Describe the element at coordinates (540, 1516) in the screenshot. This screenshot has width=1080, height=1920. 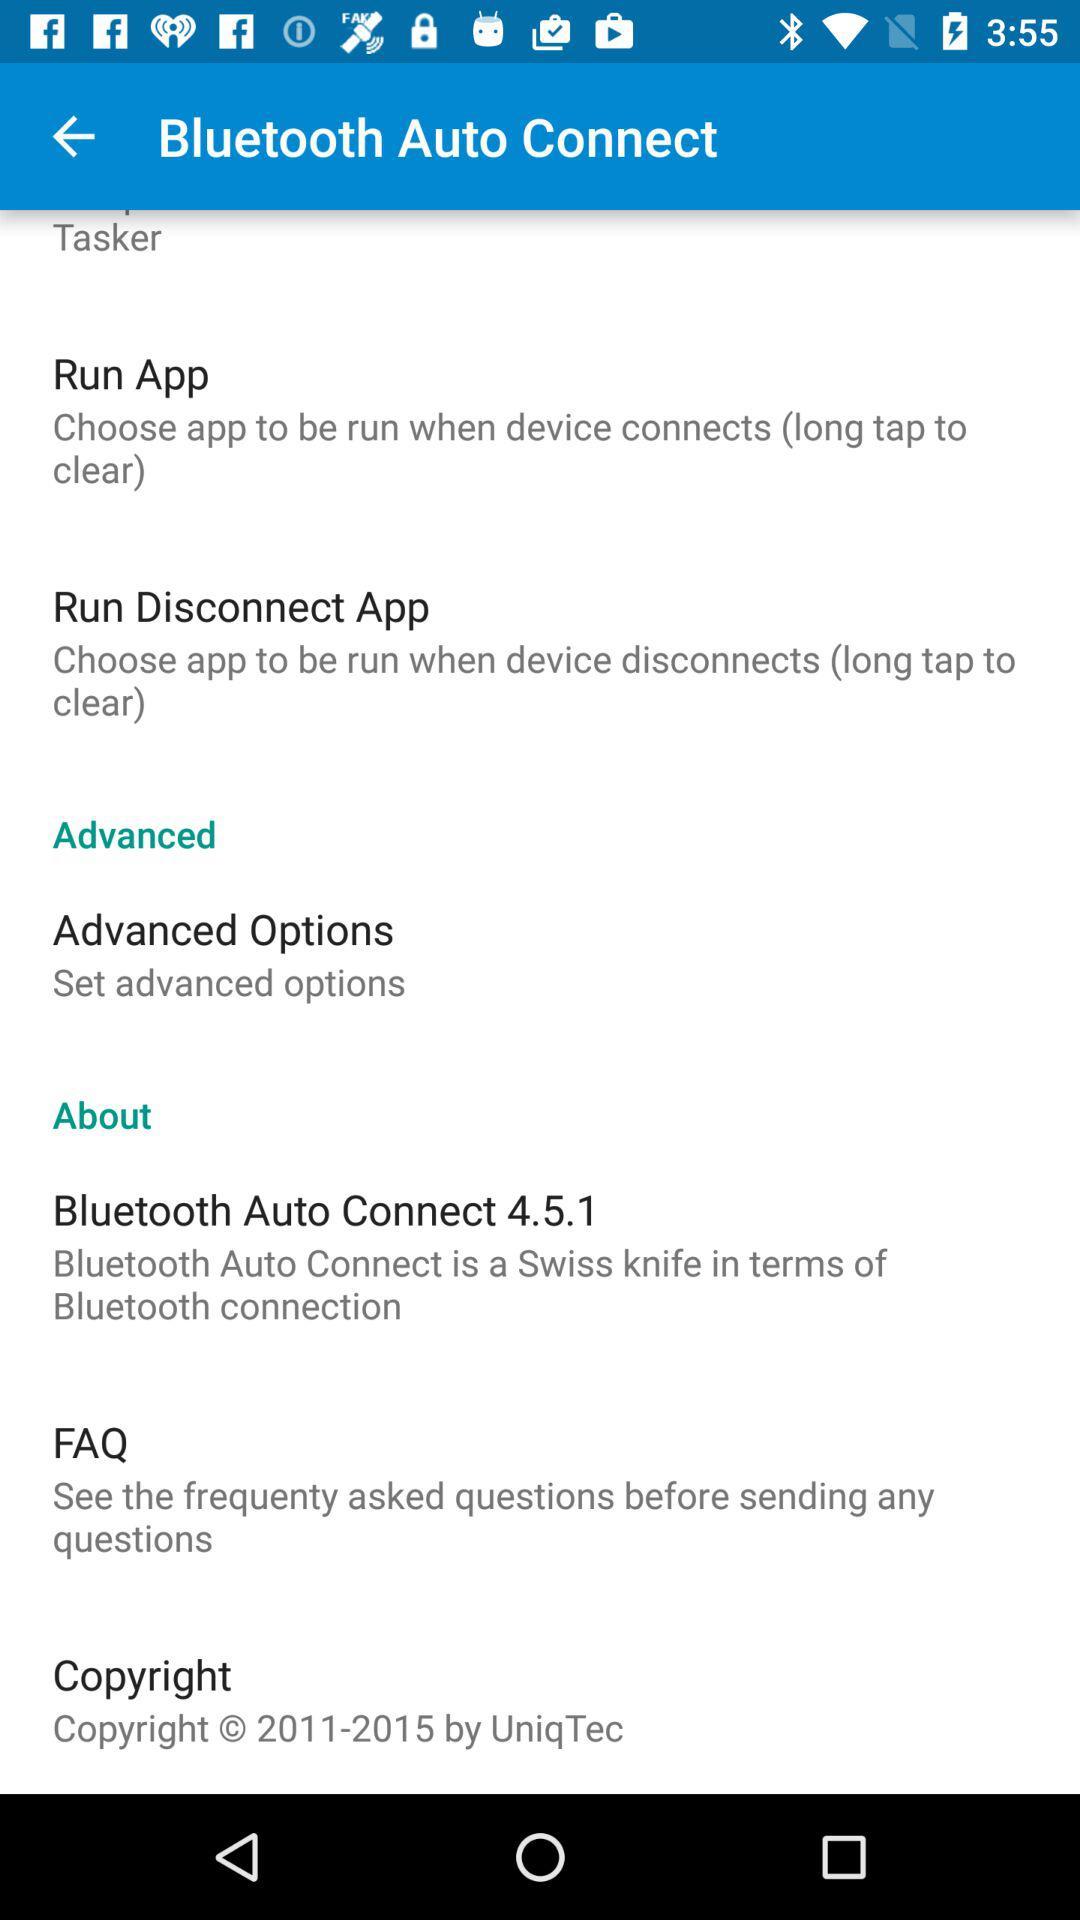
I see `item below the faq item` at that location.